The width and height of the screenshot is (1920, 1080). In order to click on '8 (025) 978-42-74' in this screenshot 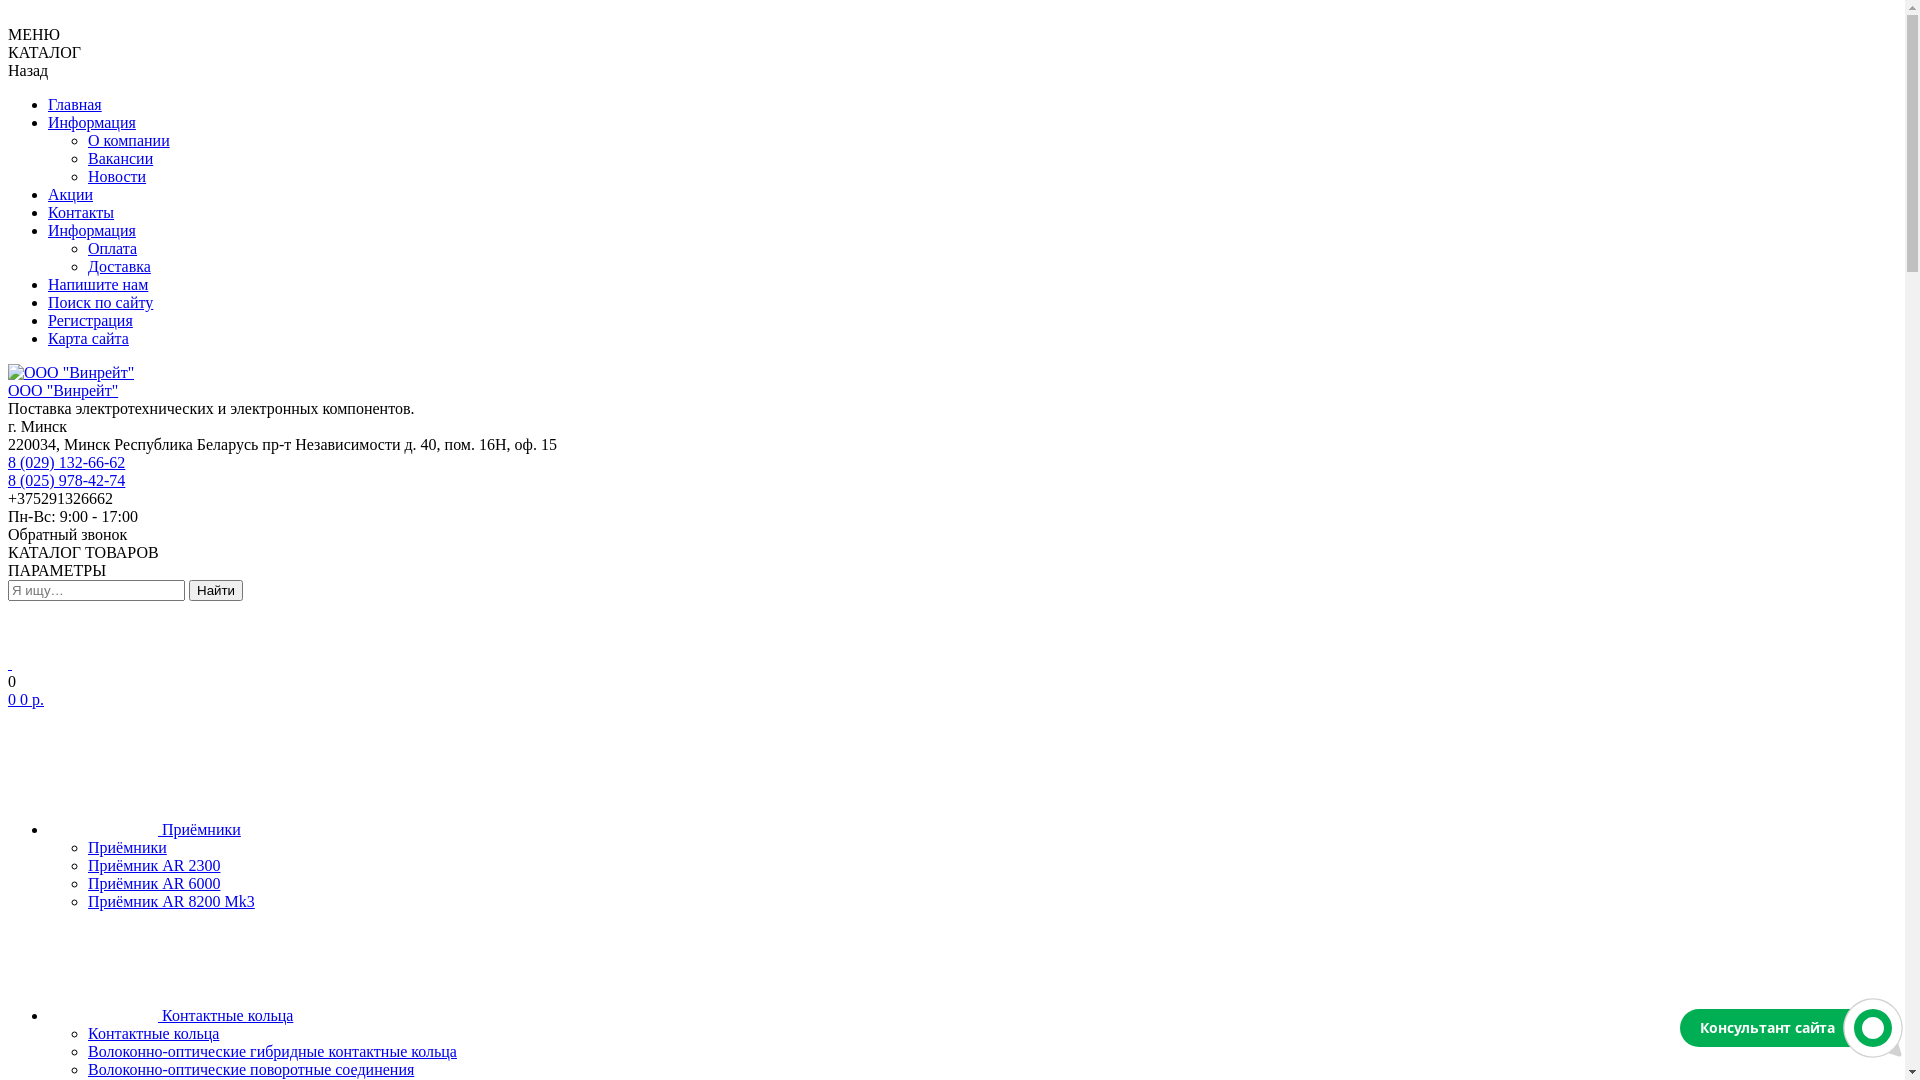, I will do `click(66, 480)`.